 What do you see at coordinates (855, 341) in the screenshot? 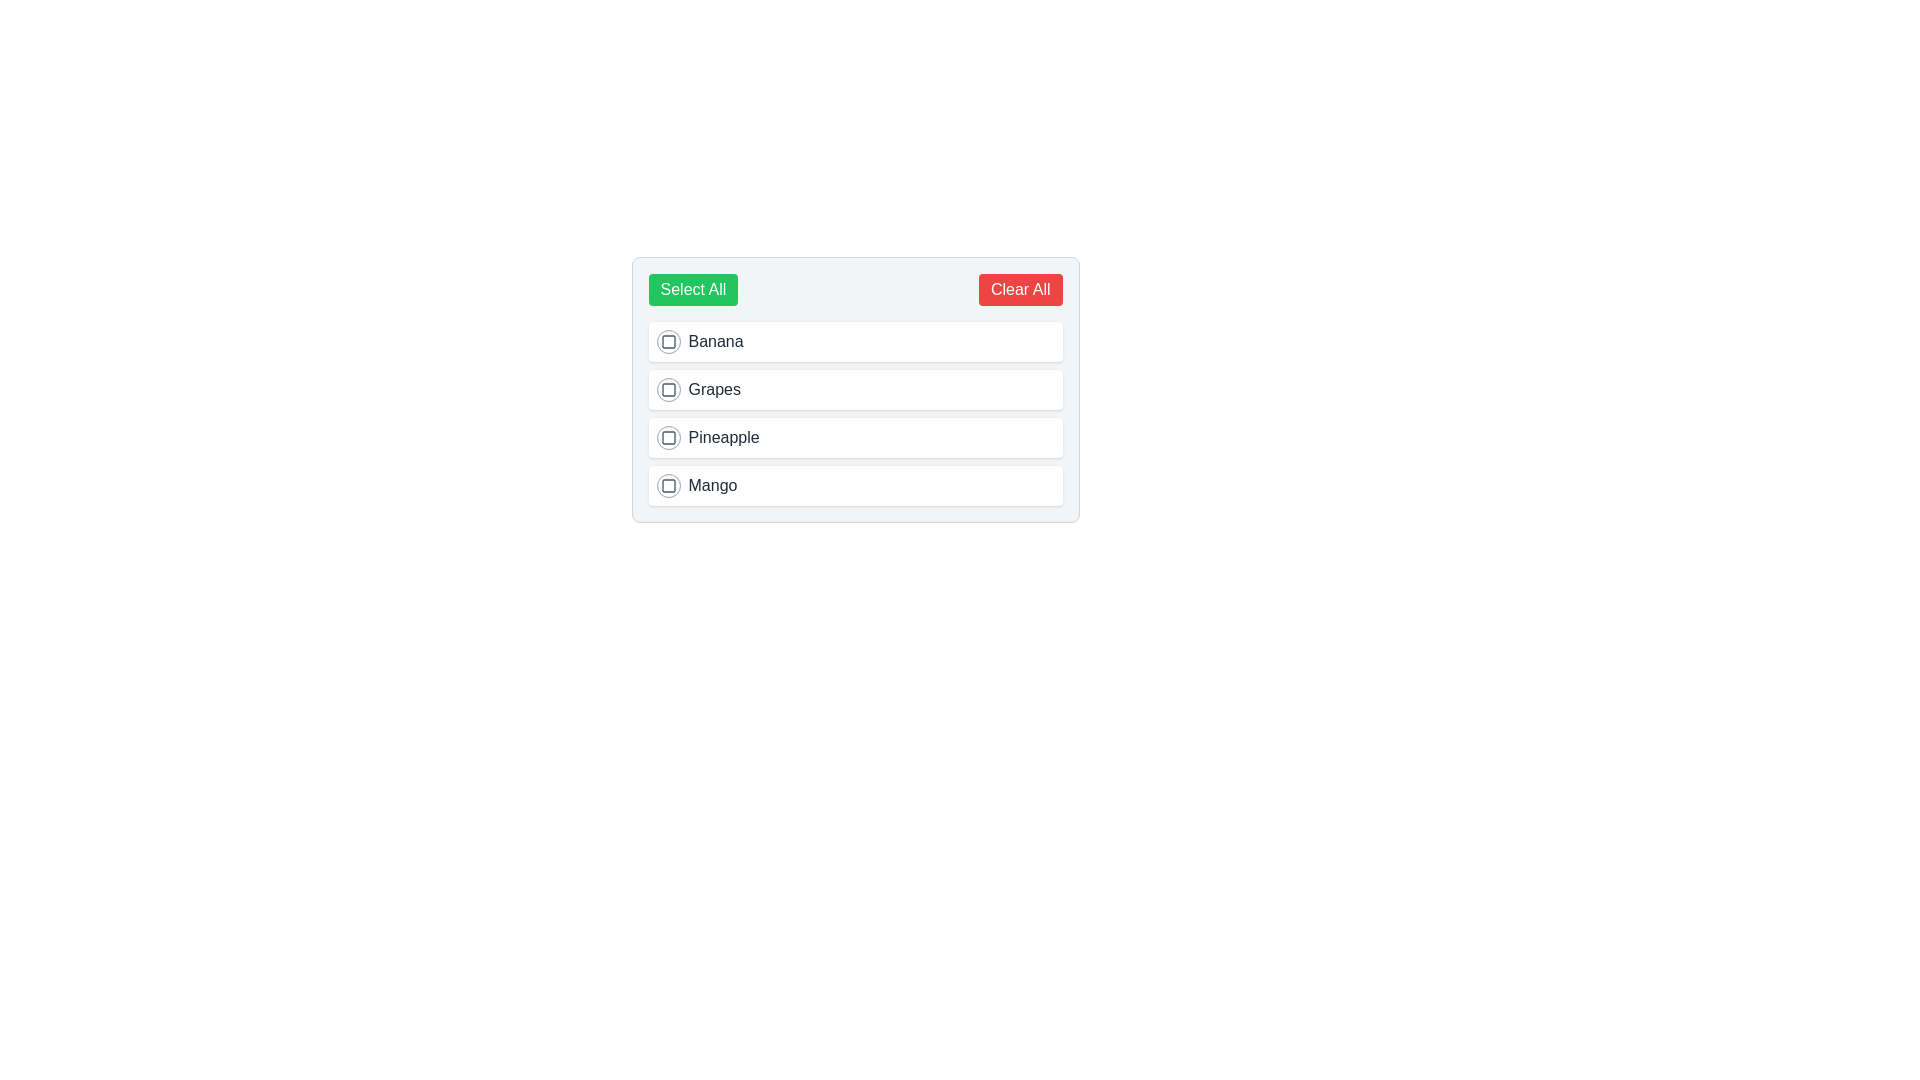
I see `the checkbox of the selectable list item labeled 'Banana'` at bounding box center [855, 341].